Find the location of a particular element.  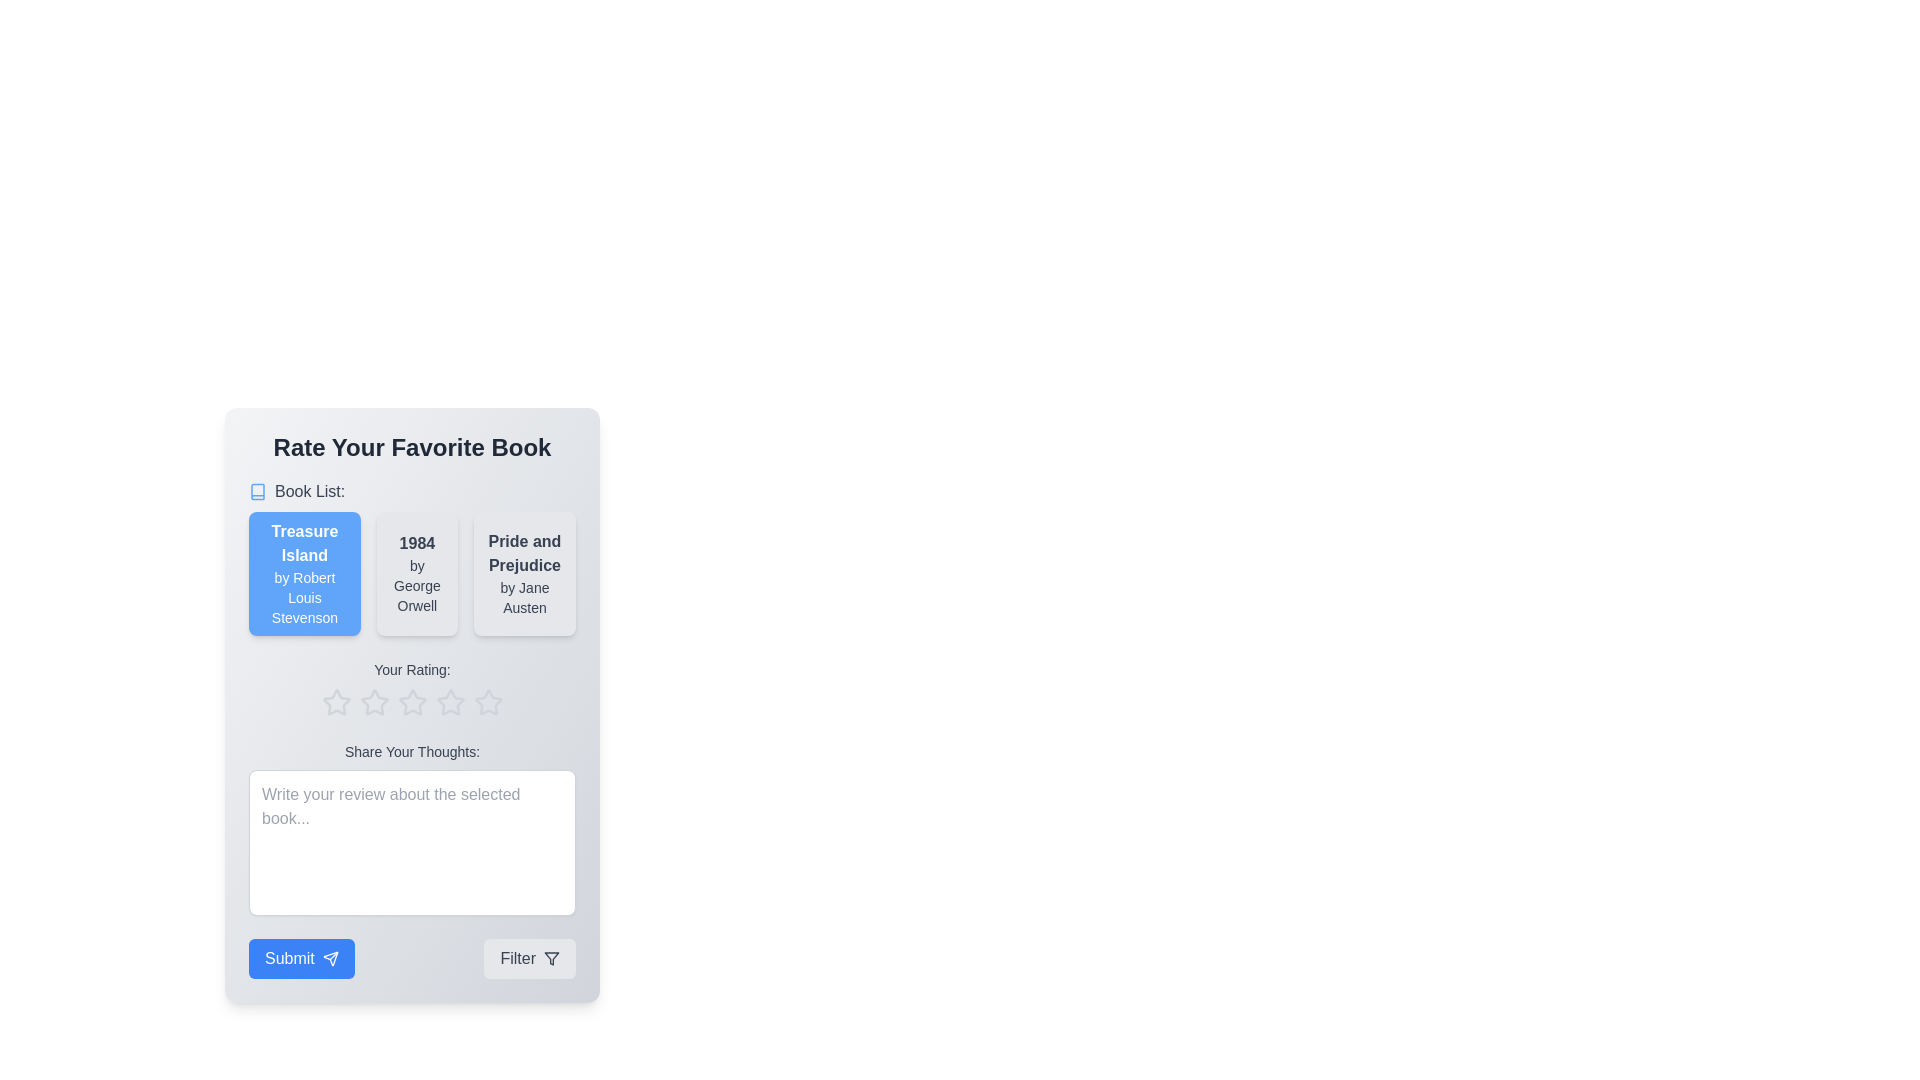

the static text label indicating the purpose of the subsequent section listing available books, located under the main title 'Rate Your Favorite Book', aligned with a blue book icon is located at coordinates (309, 492).